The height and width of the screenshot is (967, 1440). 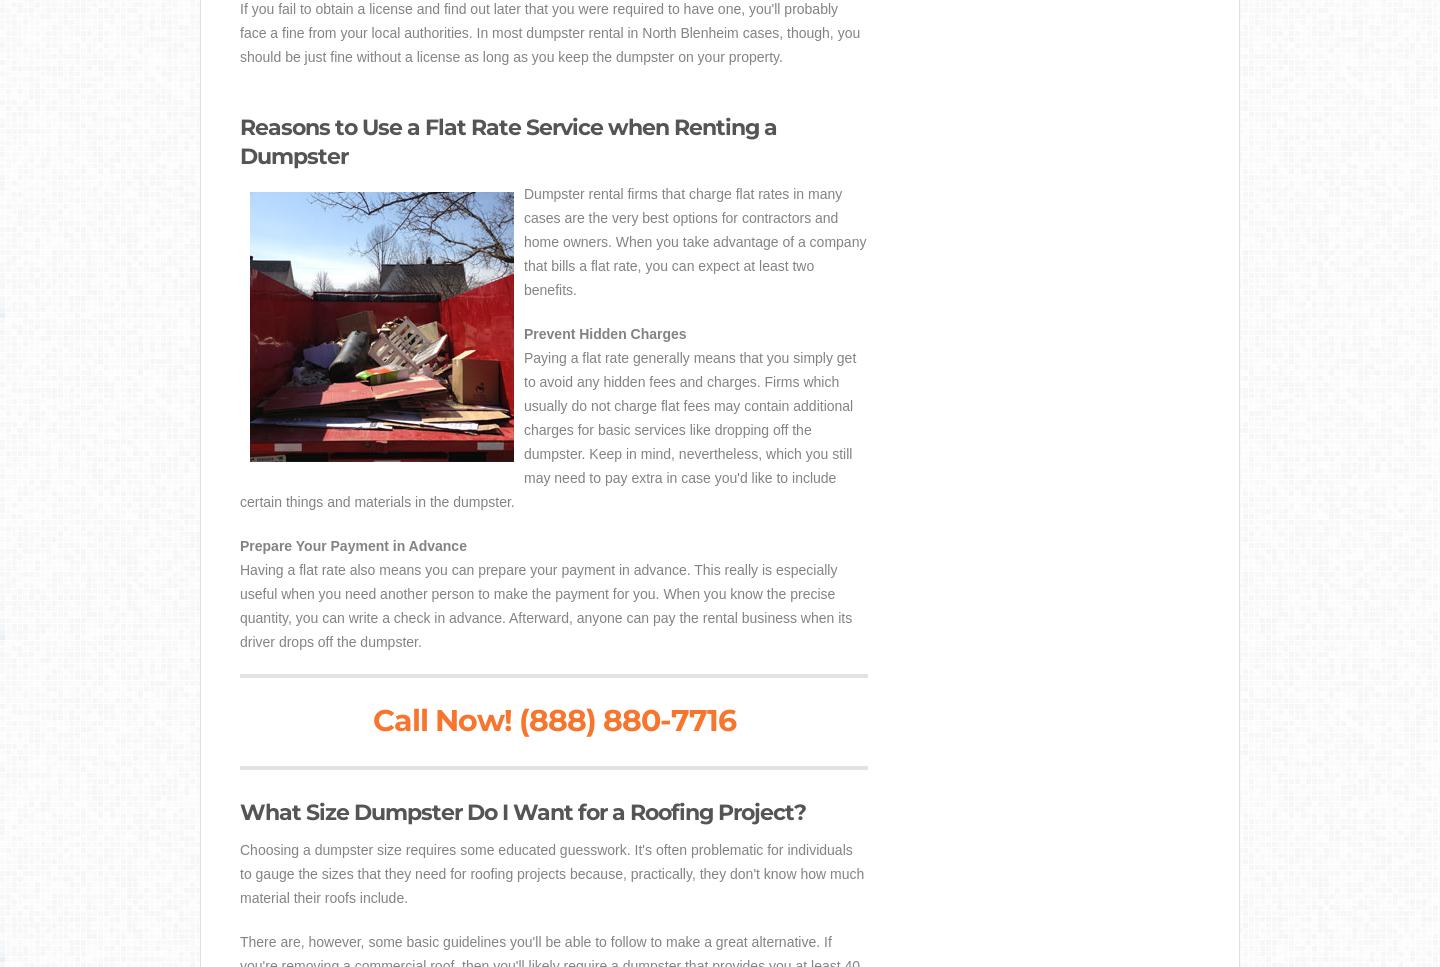 I want to click on 'Prepare Your Payment in Advance', so click(x=352, y=545).